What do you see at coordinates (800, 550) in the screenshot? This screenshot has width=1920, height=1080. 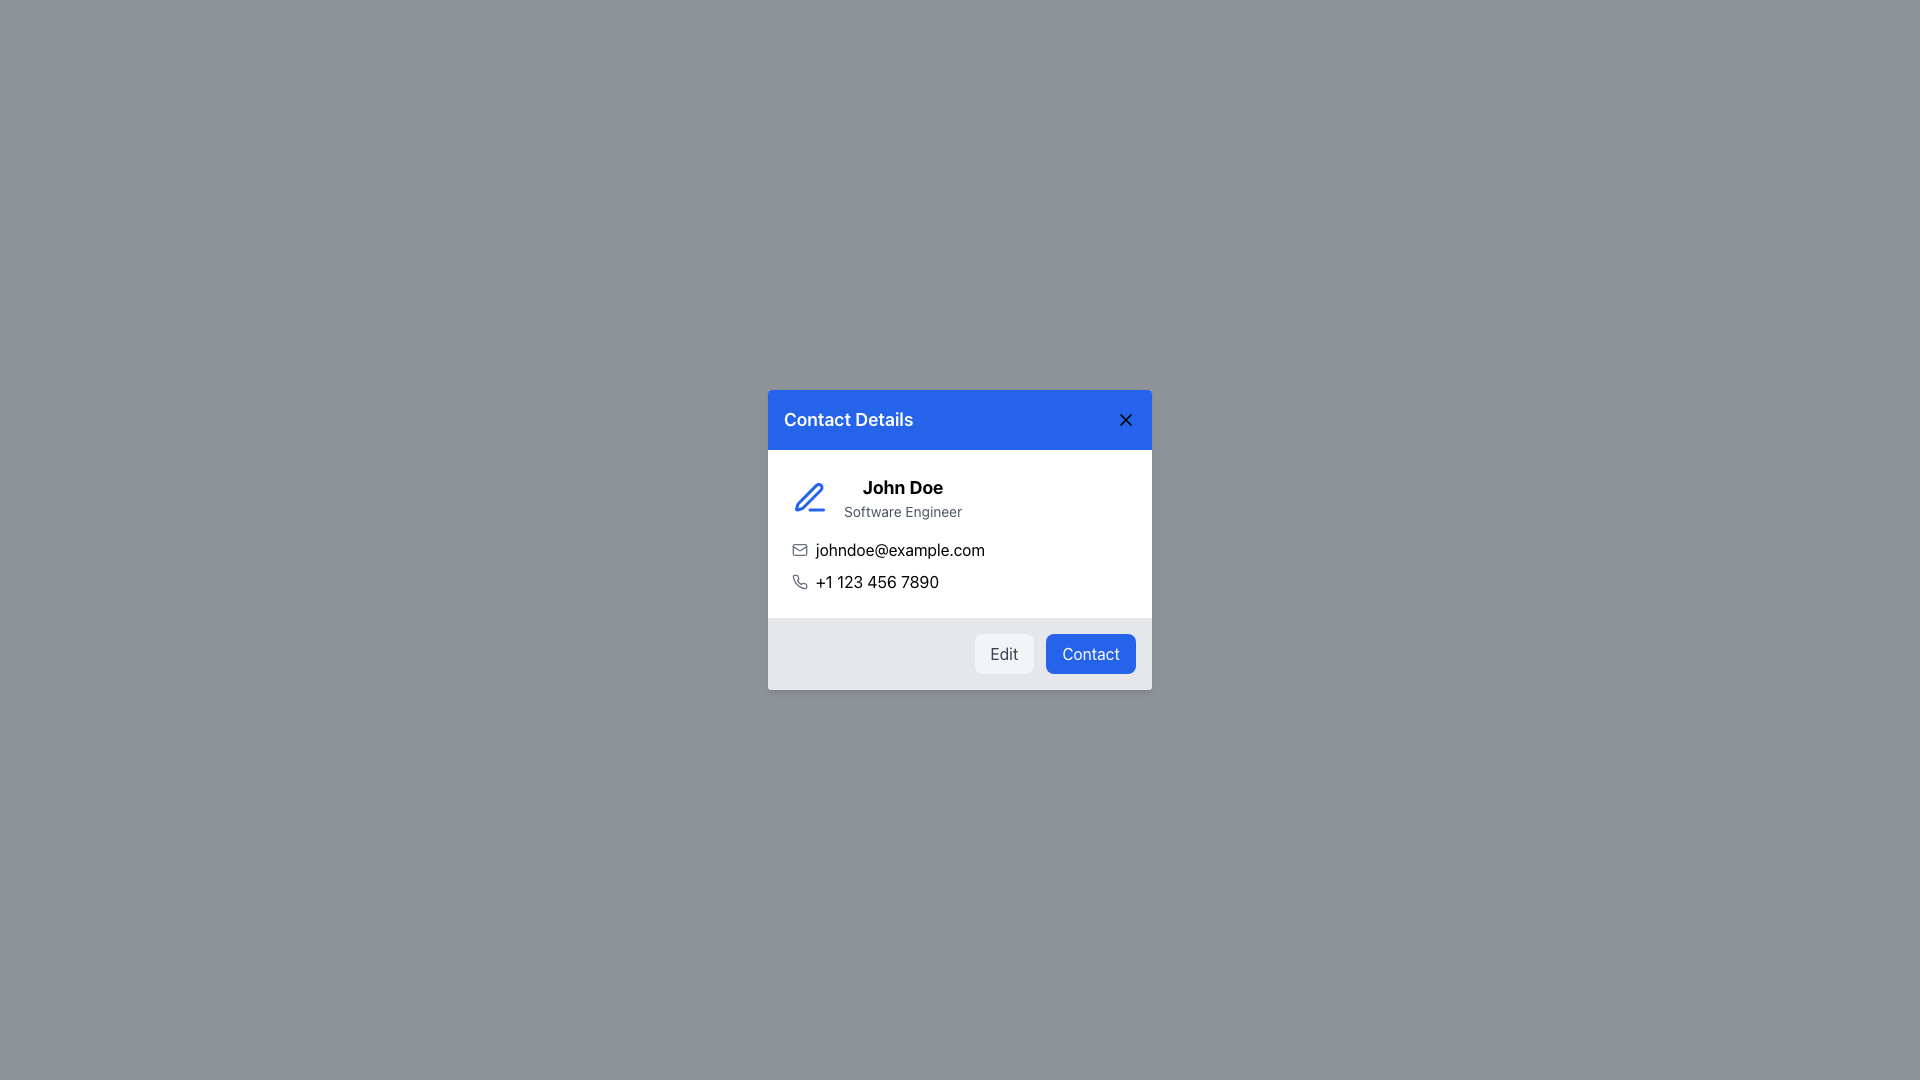 I see `the email icon which serves as a visual identifier for the email address` at bounding box center [800, 550].